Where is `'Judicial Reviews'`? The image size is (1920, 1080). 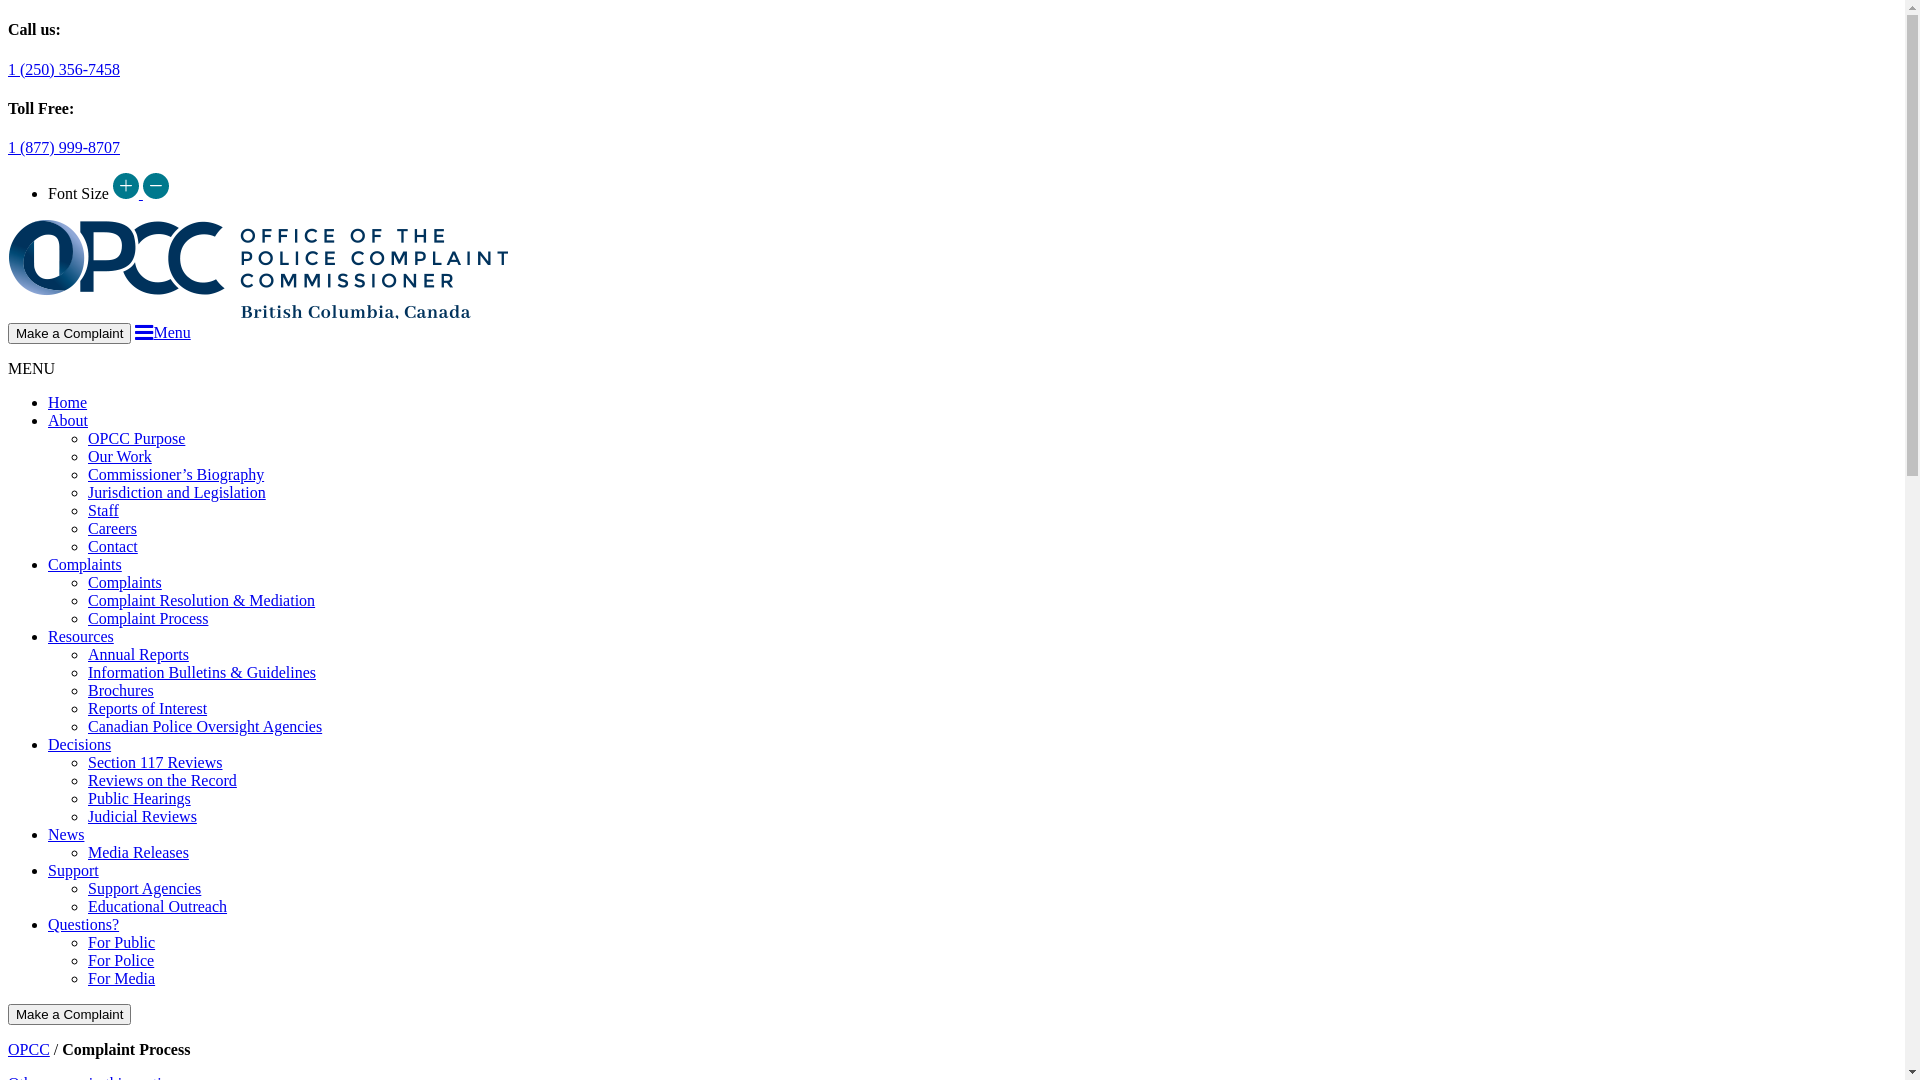
'Judicial Reviews' is located at coordinates (141, 816).